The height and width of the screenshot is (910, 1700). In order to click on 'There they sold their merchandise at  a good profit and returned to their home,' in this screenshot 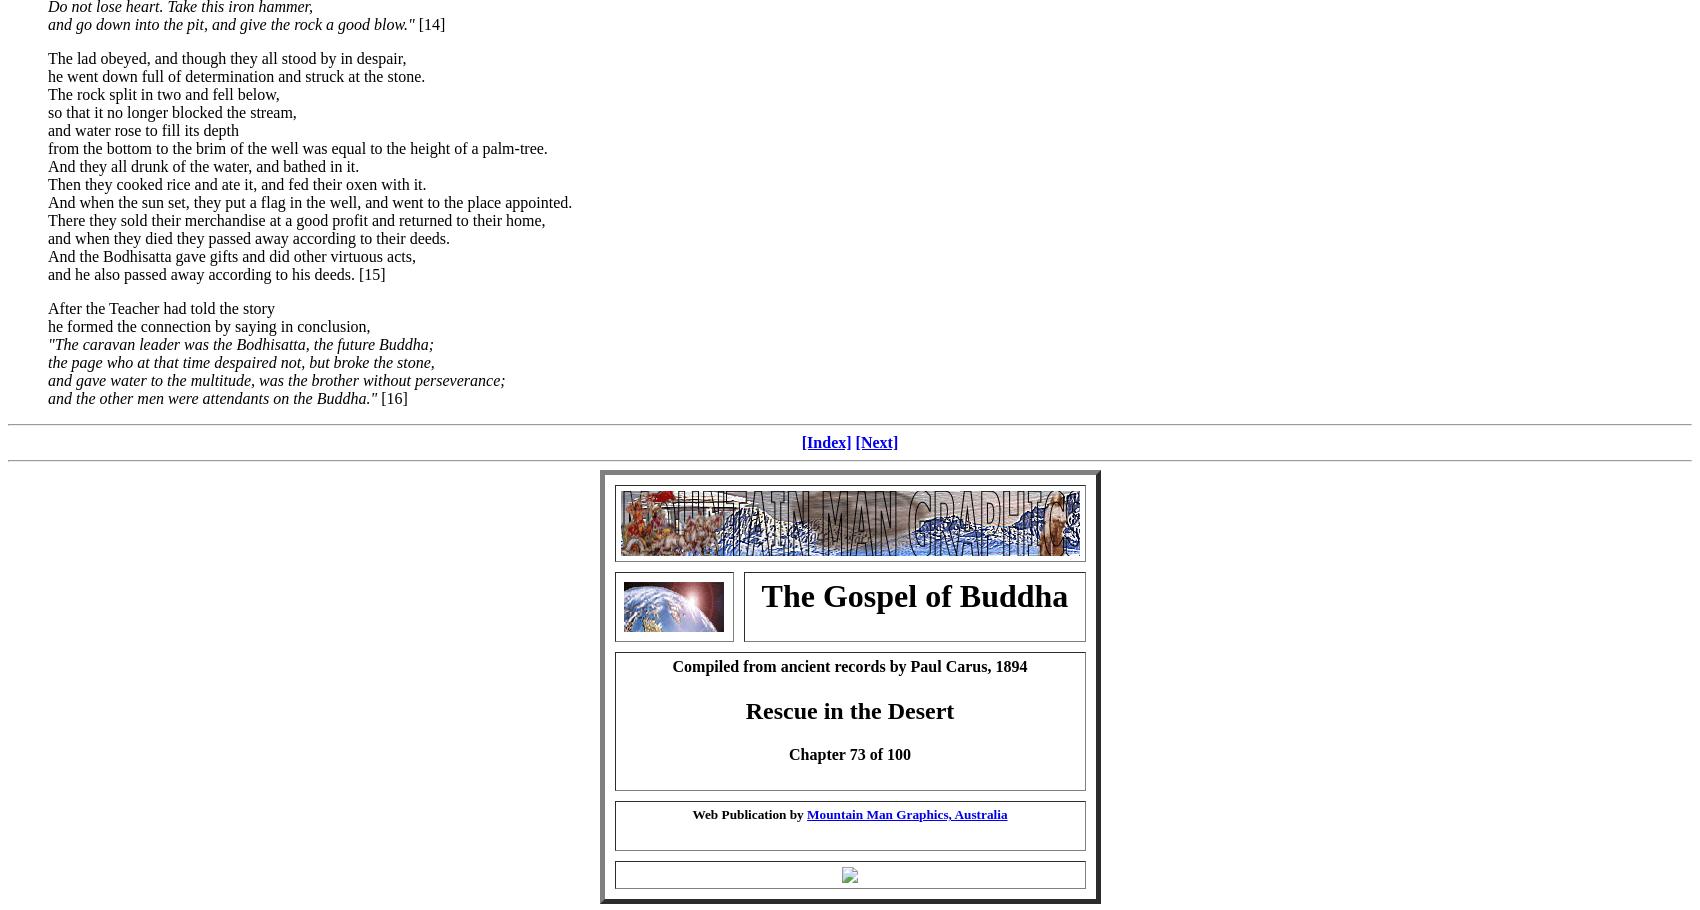, I will do `click(296, 218)`.